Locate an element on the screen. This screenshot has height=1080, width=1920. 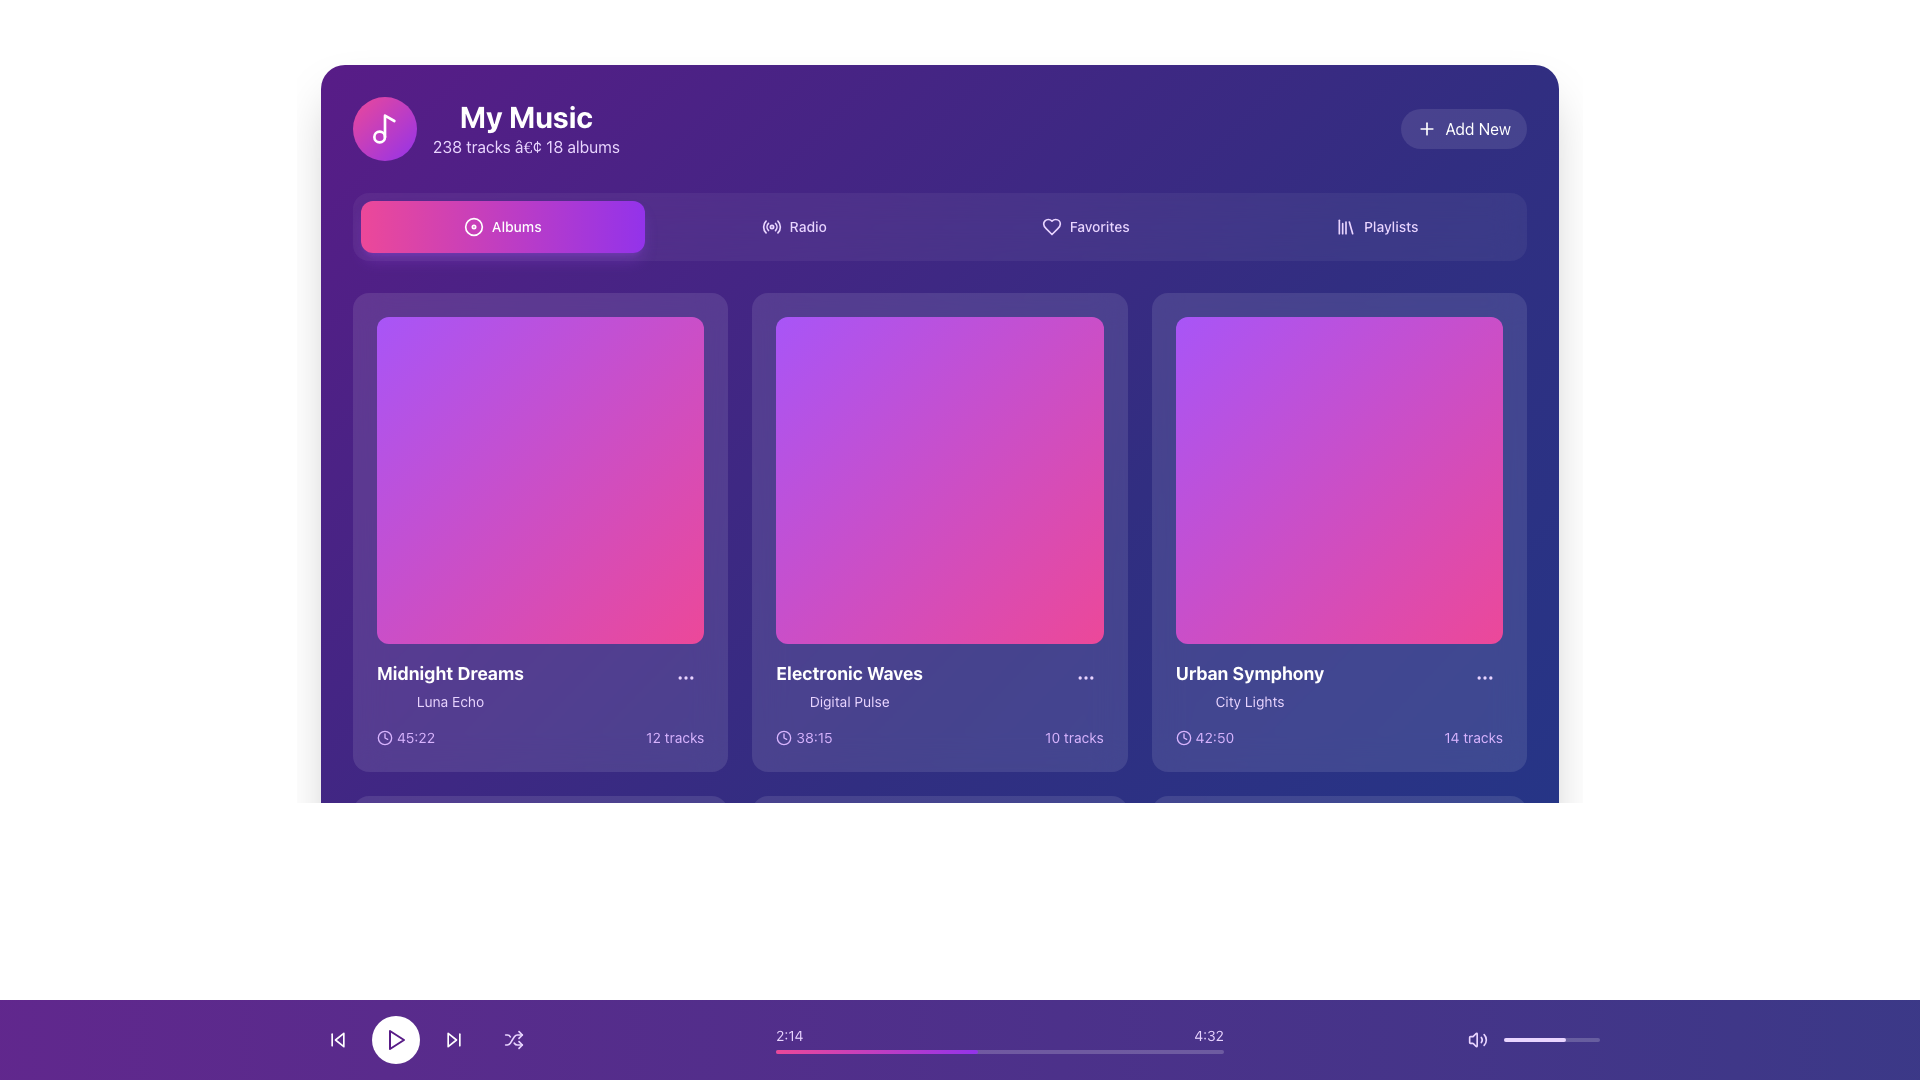
the text label displaying '14 tracks' in light purple font, located in the lower right corner of the 'Urban Symphony' card in the 'My Music' interface is located at coordinates (1473, 738).